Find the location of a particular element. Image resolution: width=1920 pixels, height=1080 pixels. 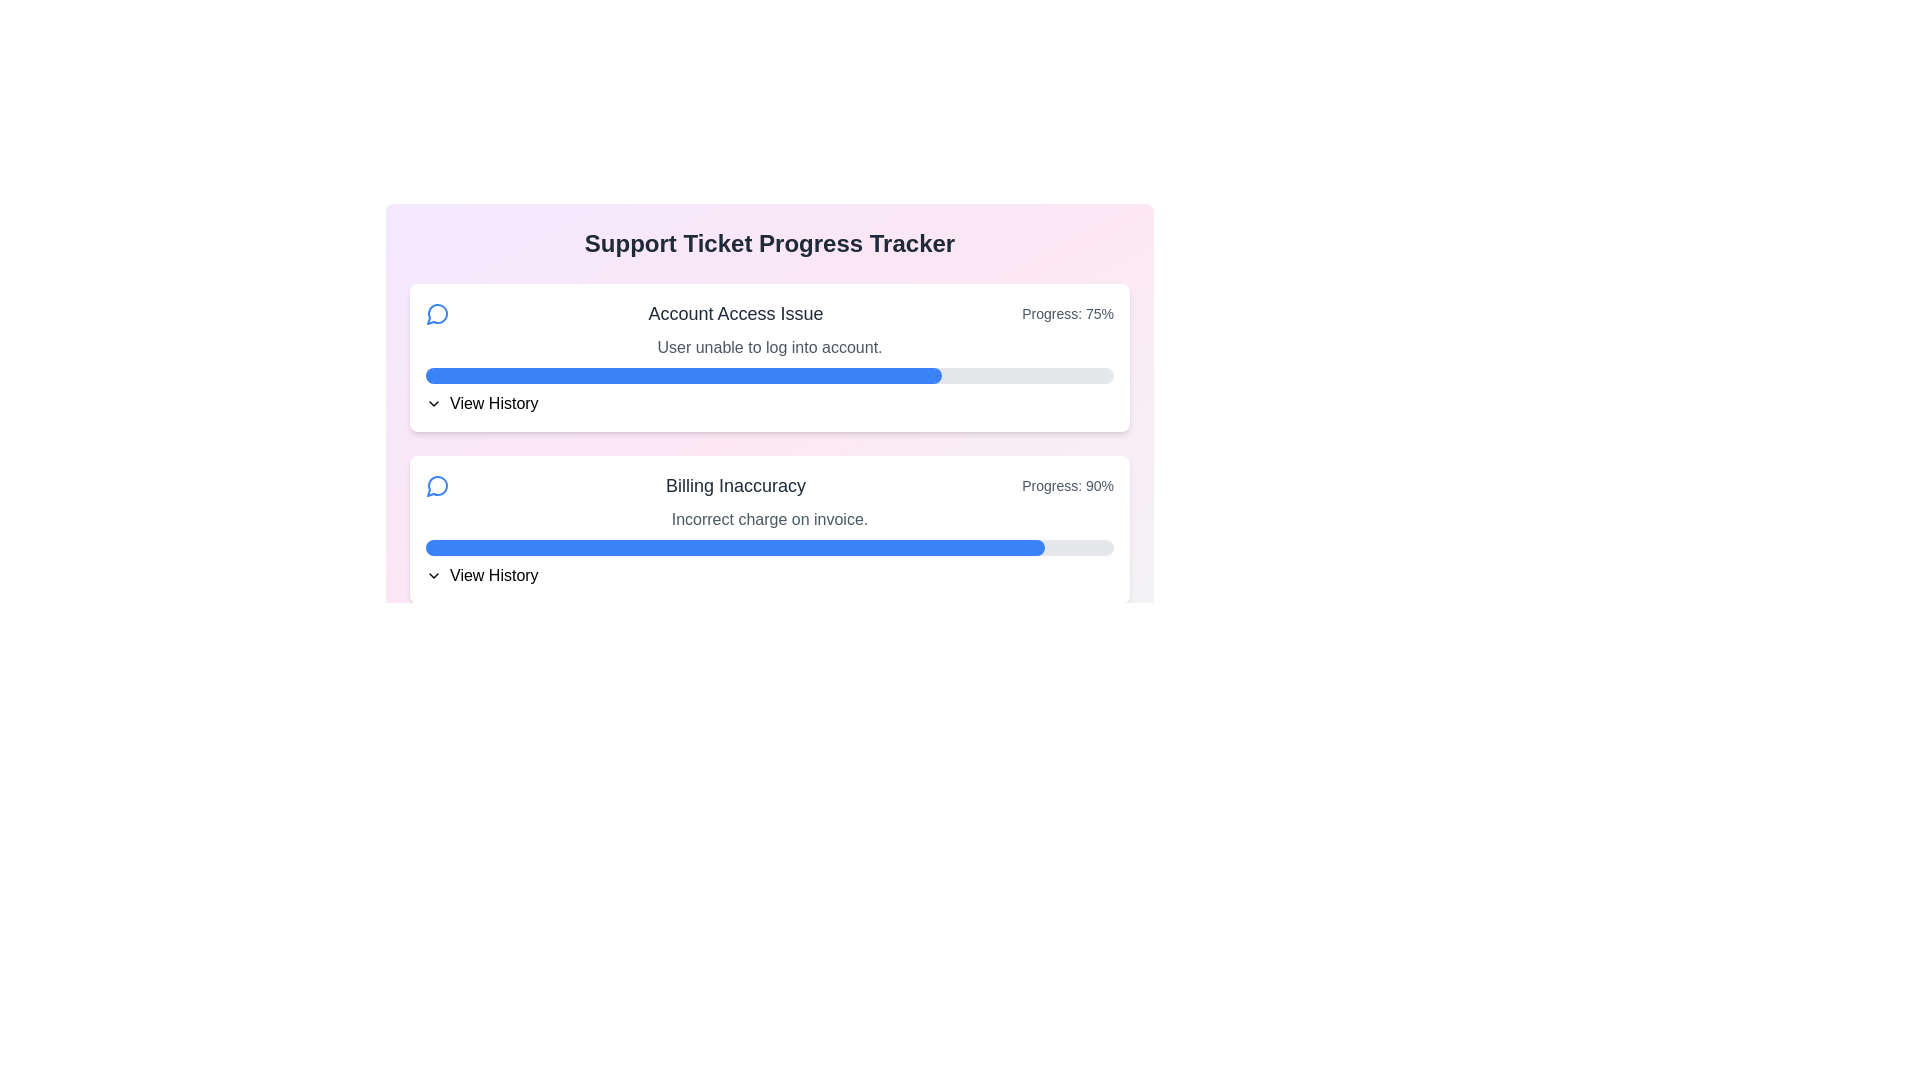

the text label or button that accesses history details related to the issue described in the card above it, positioned immediately to the right of a chevron-down icon is located at coordinates (494, 404).